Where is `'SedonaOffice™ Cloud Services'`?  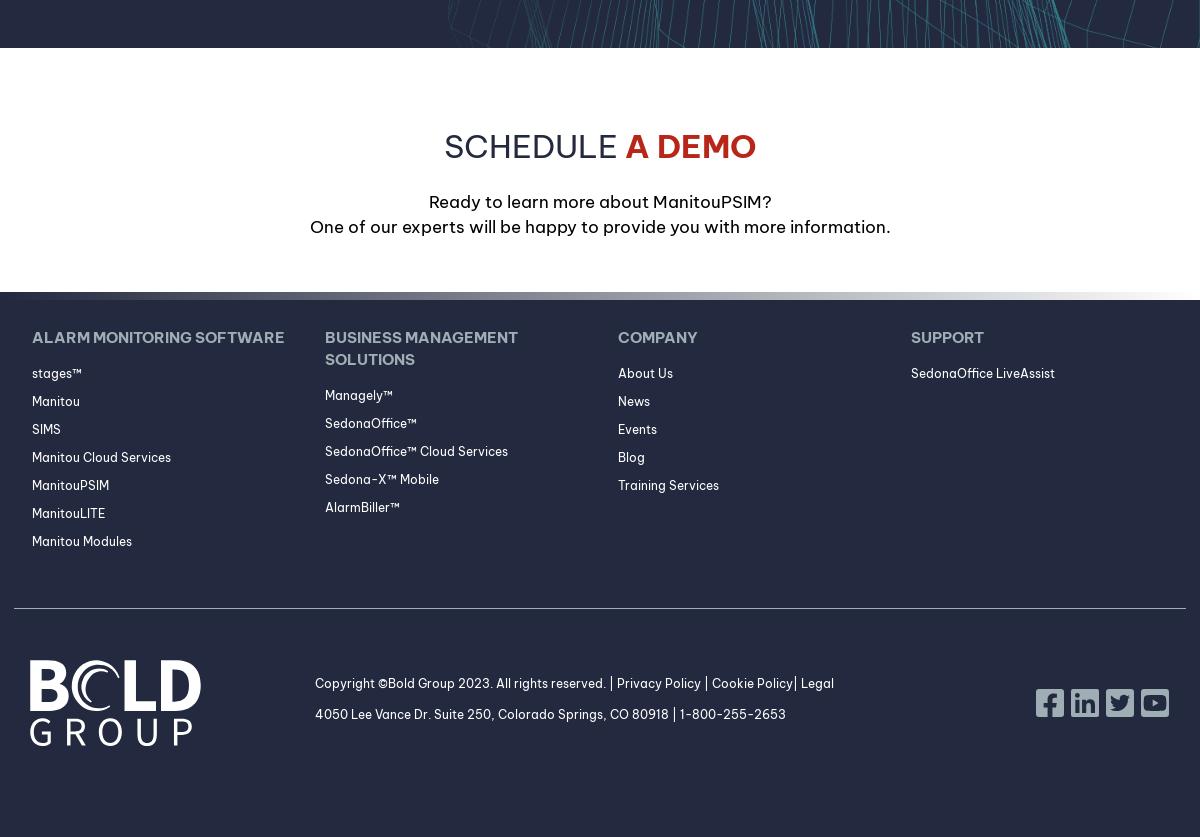
'SedonaOffice™ Cloud Services' is located at coordinates (415, 450).